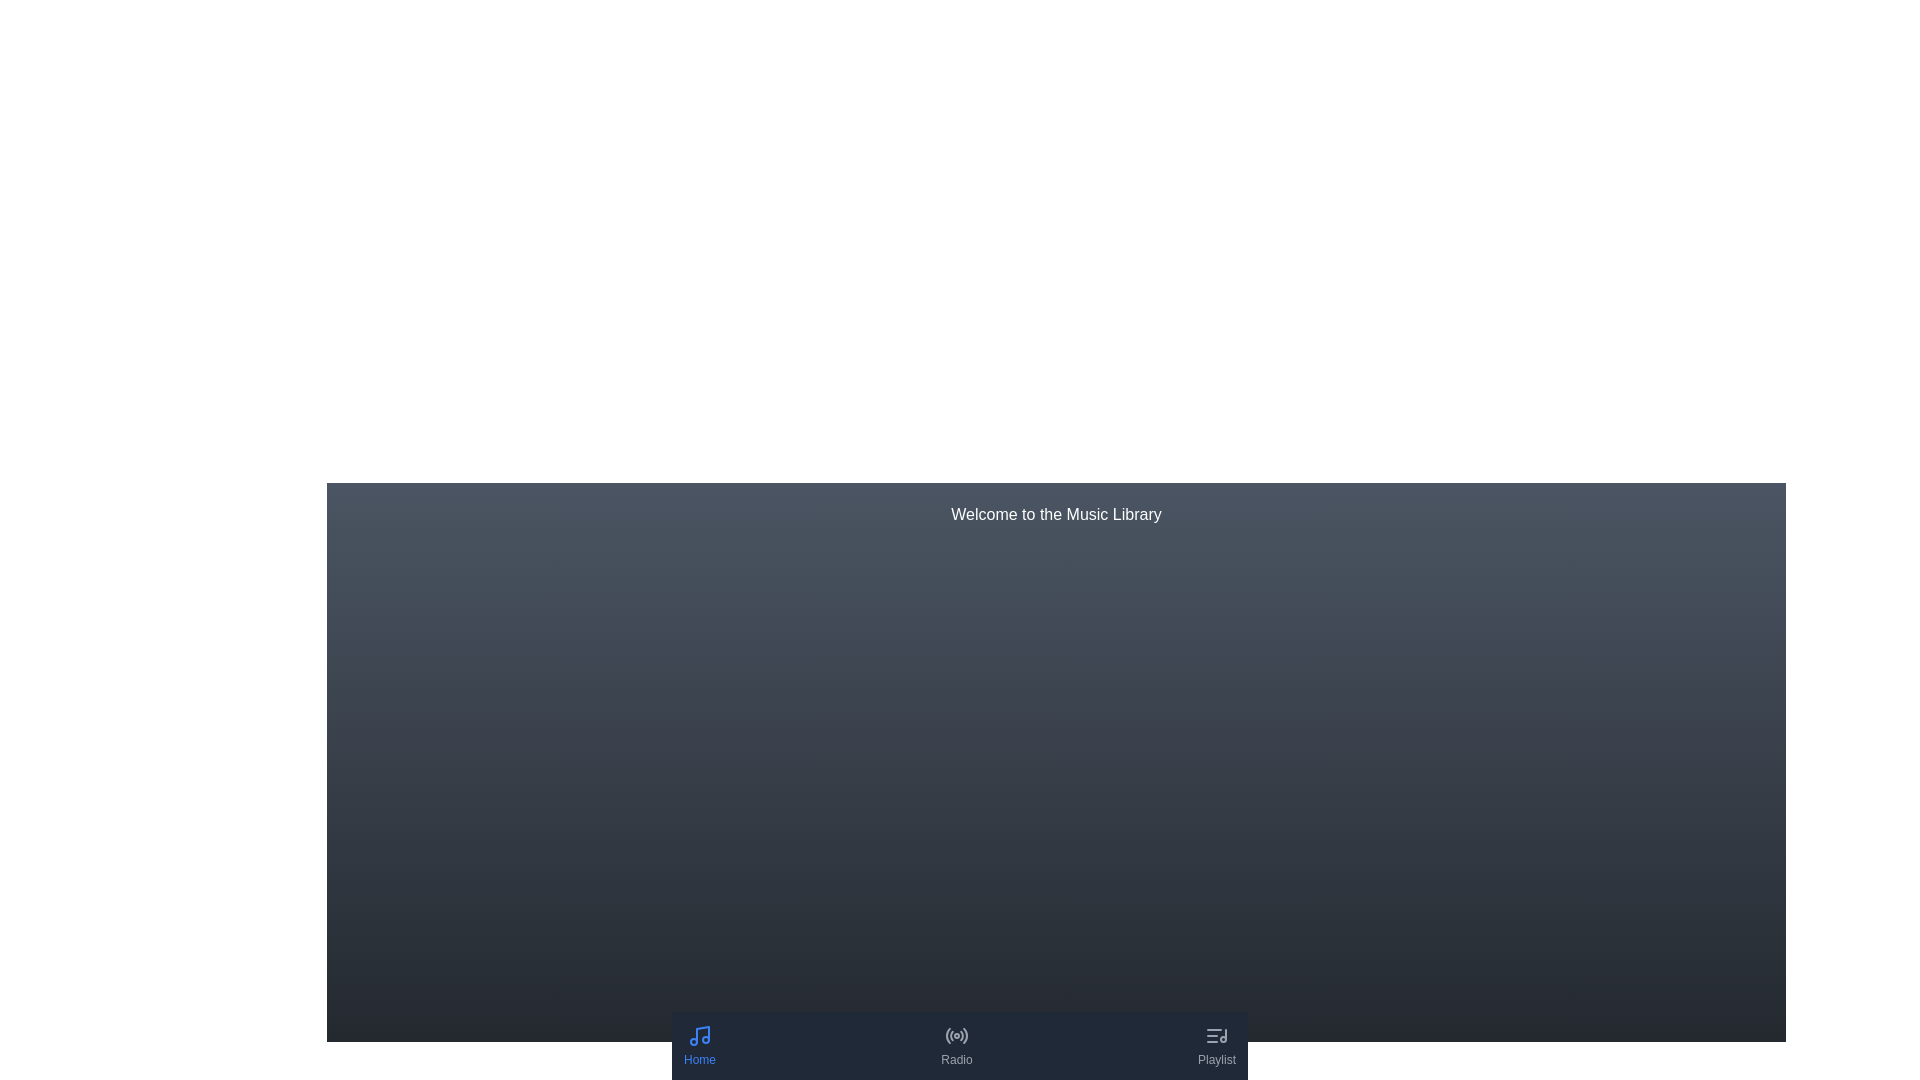  What do you see at coordinates (955, 1044) in the screenshot?
I see `the navigational shortcut button for the 'Radio' section located in the bottom navigation bar` at bounding box center [955, 1044].